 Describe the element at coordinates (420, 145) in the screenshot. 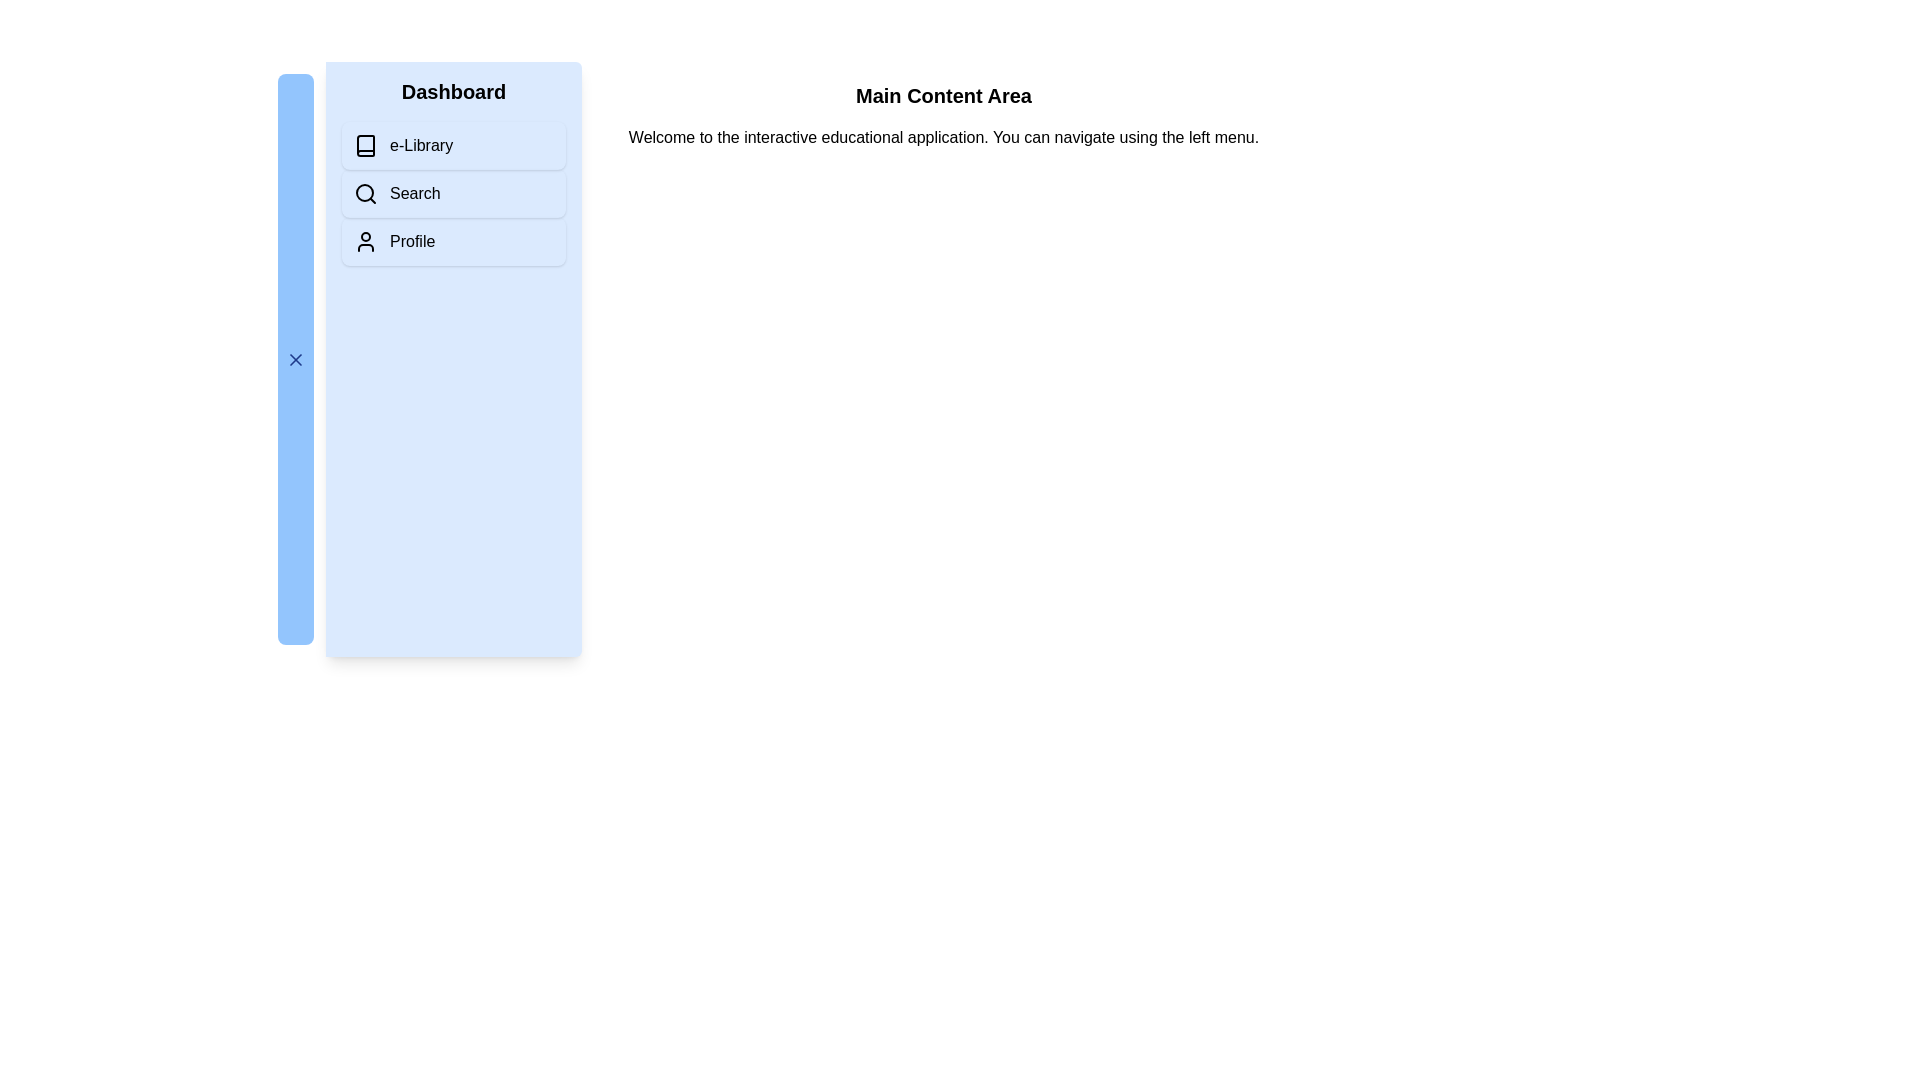

I see `the 'e-Library' menu item located in the sidebar below the 'Dashboard' header` at that location.